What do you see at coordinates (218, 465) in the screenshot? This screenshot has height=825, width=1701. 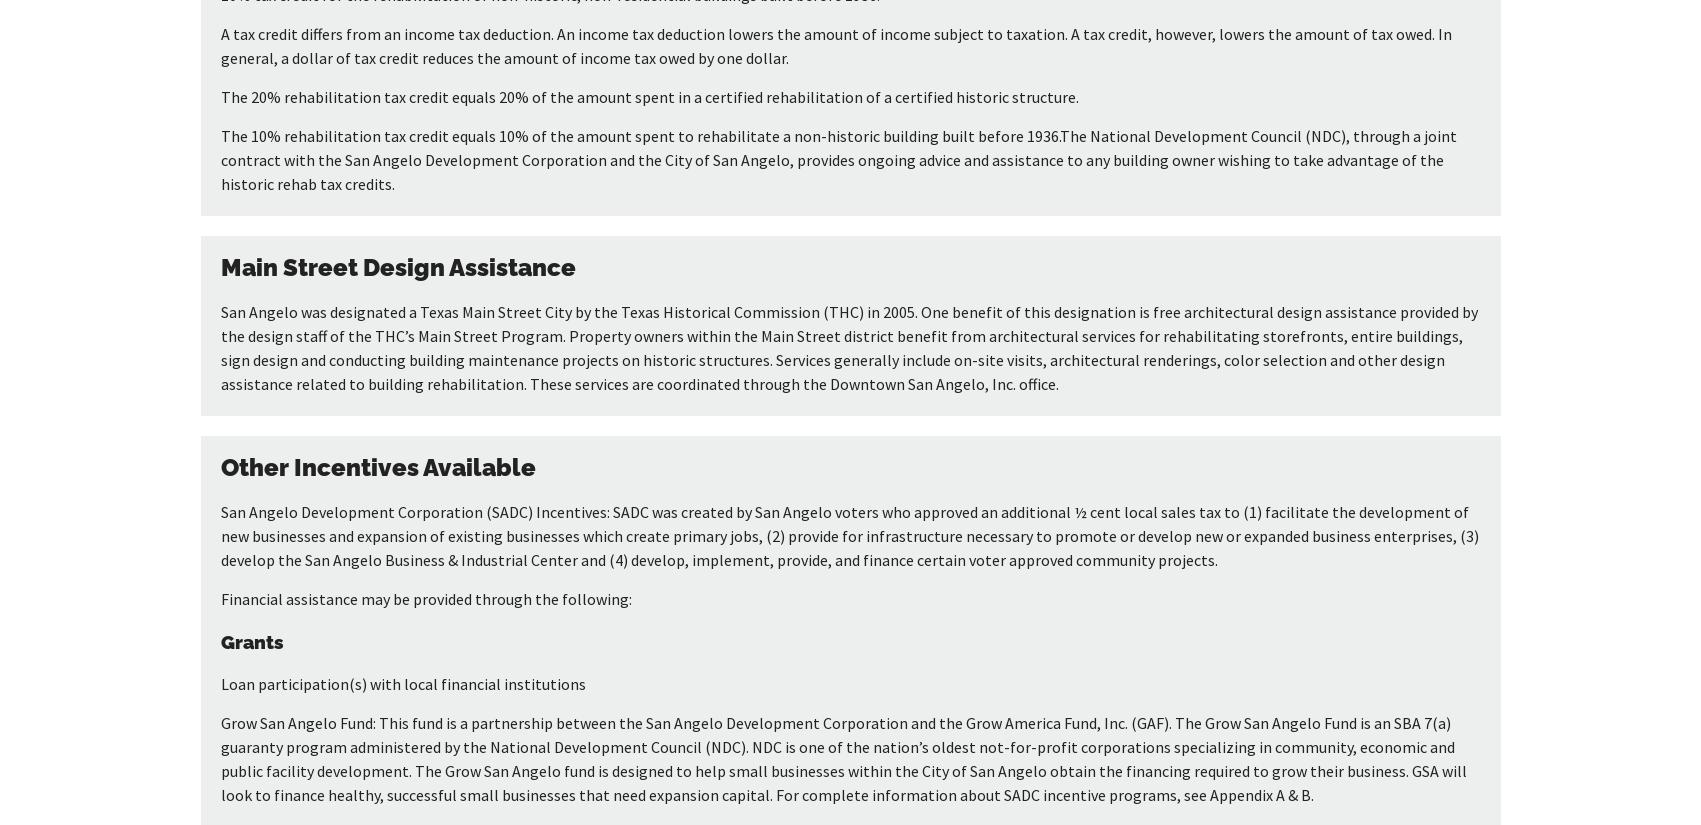 I see `'Other Incentives Available'` at bounding box center [218, 465].